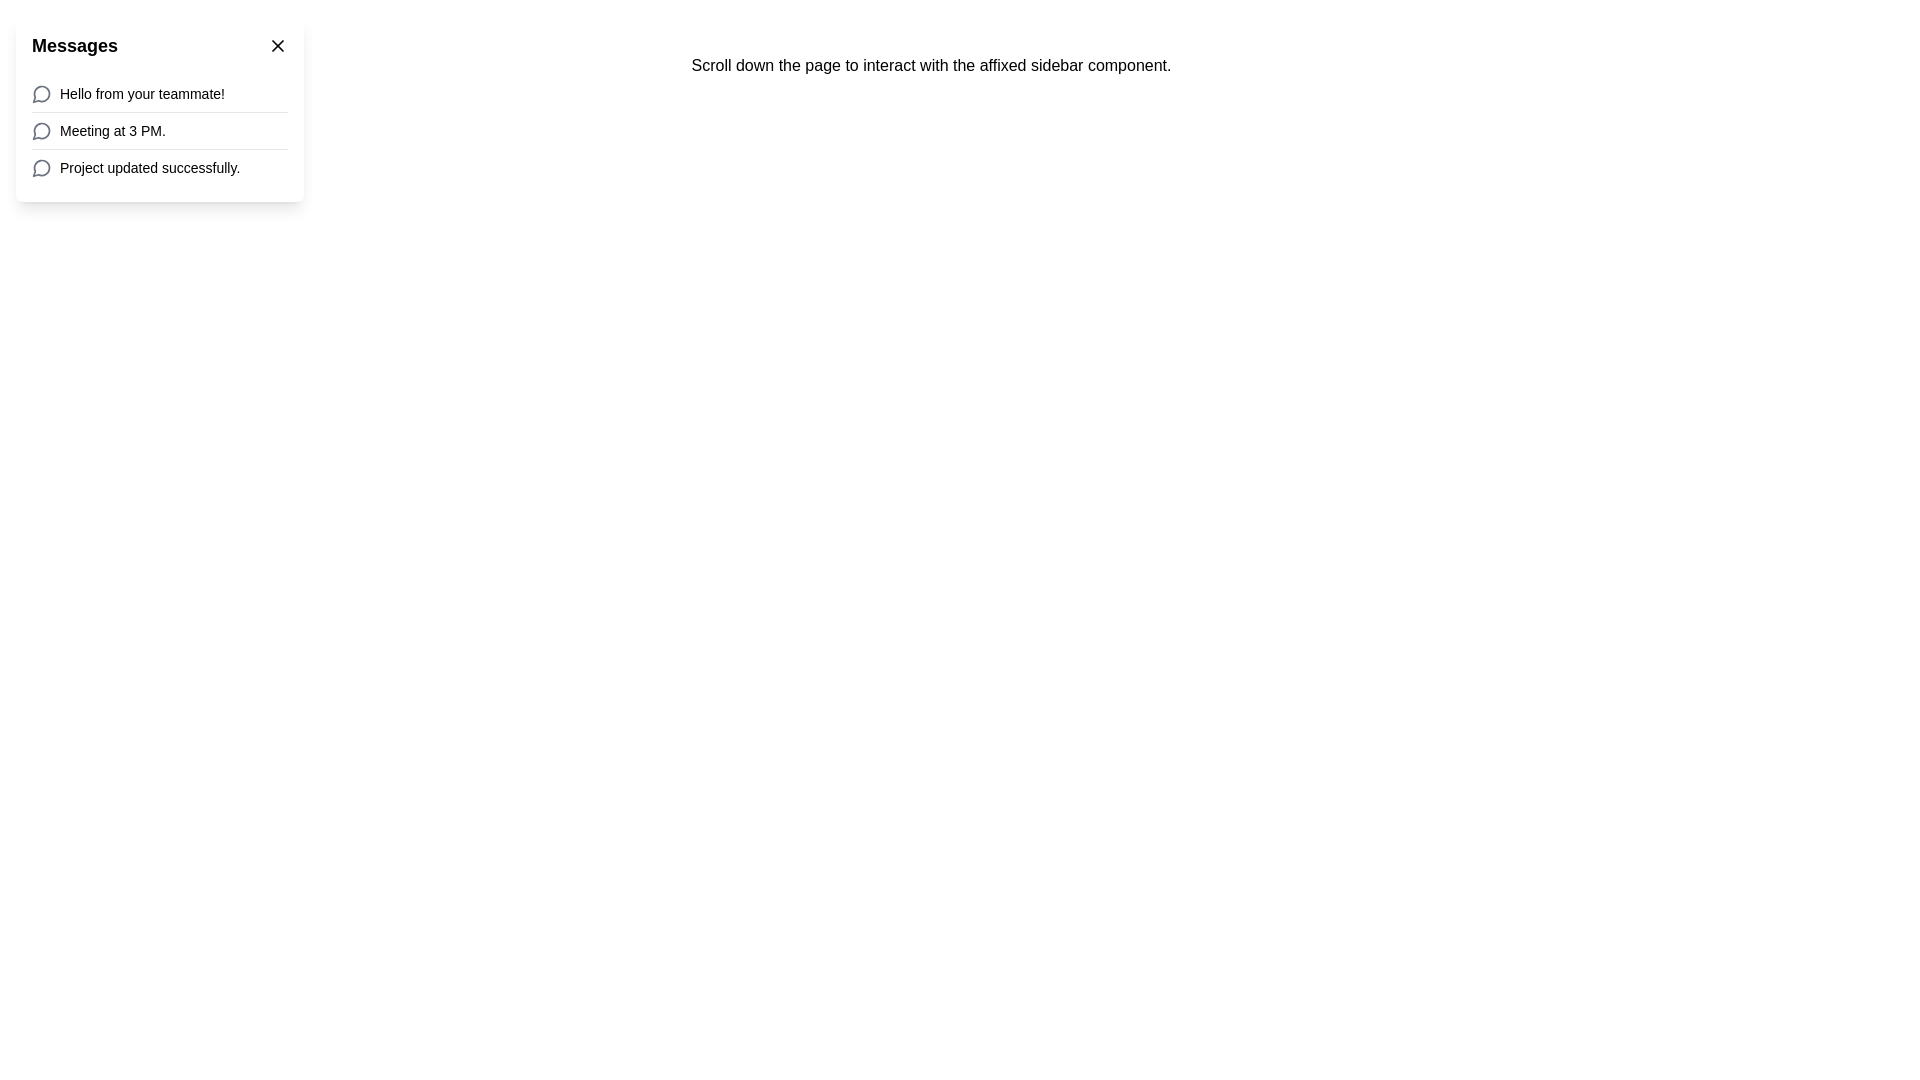  What do you see at coordinates (158, 166) in the screenshot?
I see `notification item indicating a successful project update, located as the third item in the sidebar notification list` at bounding box center [158, 166].